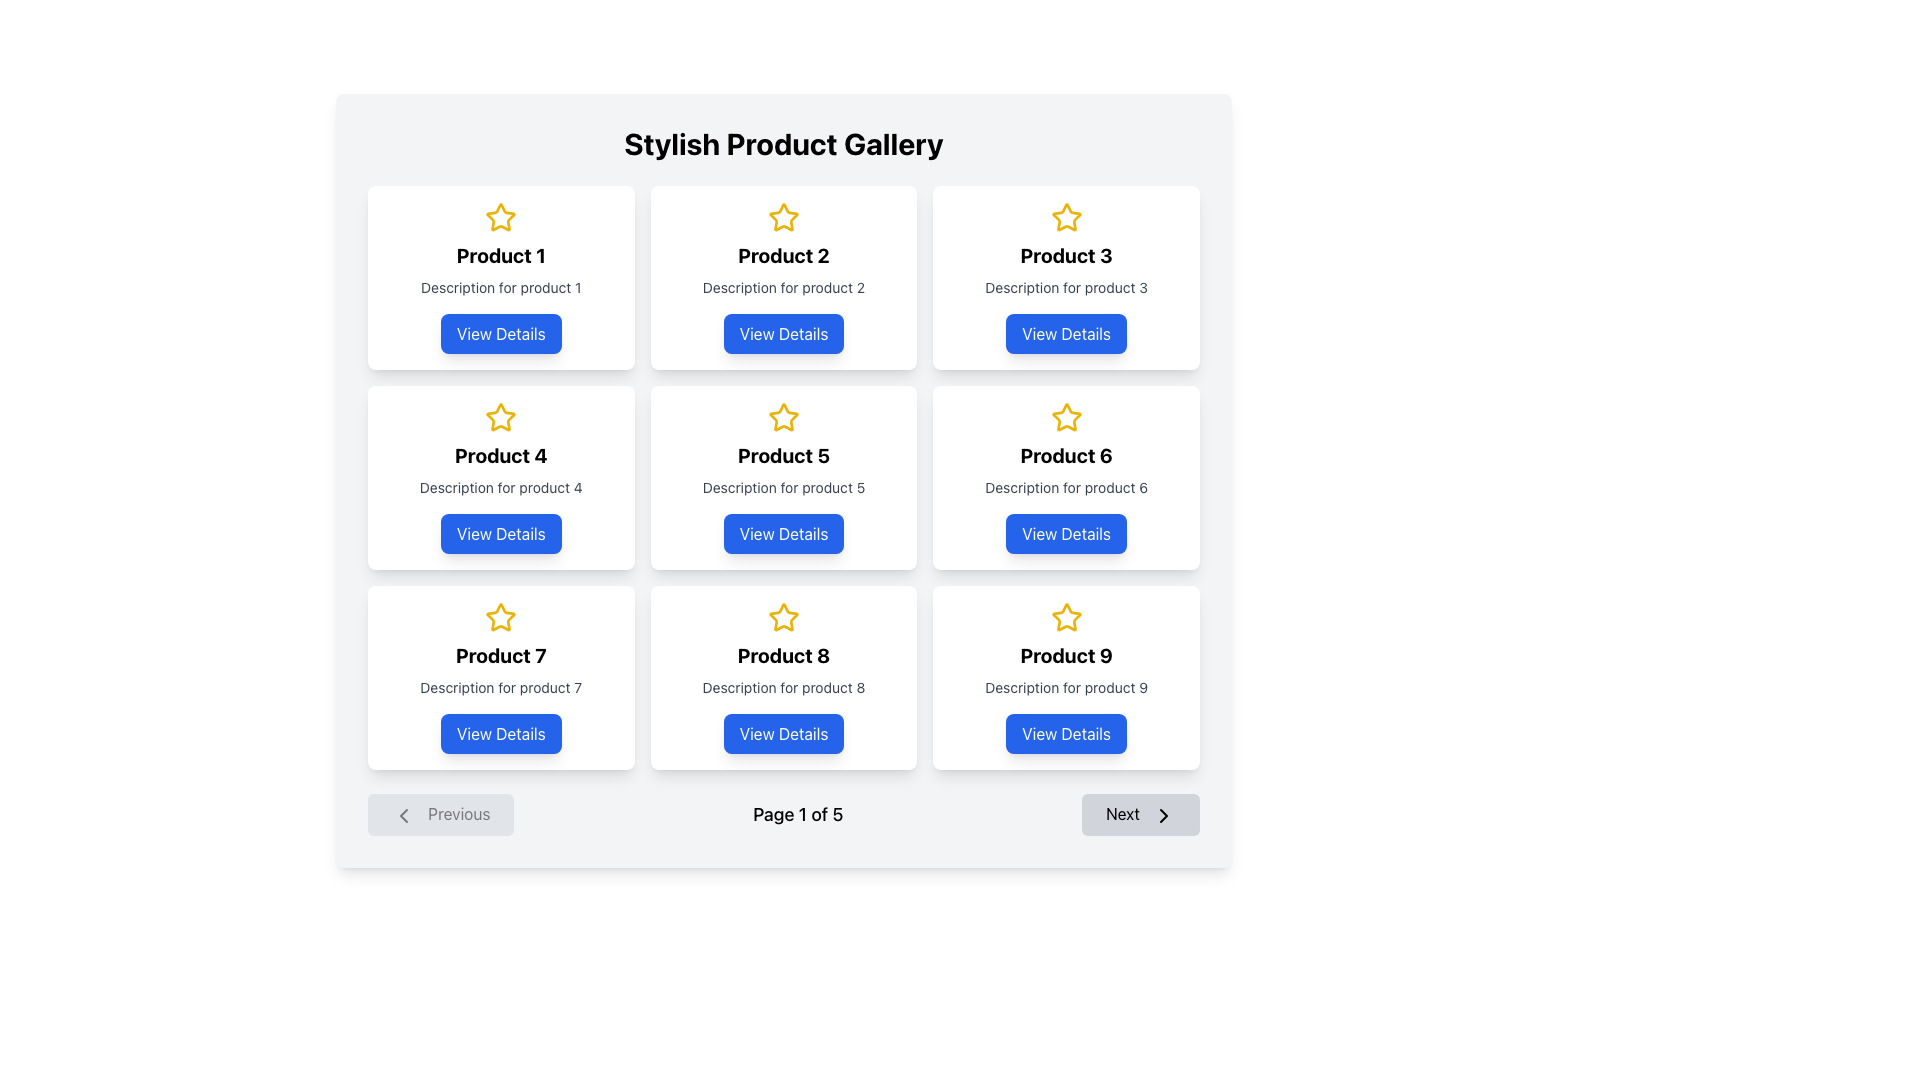 The image size is (1920, 1080). Describe the element at coordinates (440, 814) in the screenshot. I see `the 'Previous' button, which is a rectangular button with a light gray background and black text, featuring a left-pointing chevron icon on the left` at that location.